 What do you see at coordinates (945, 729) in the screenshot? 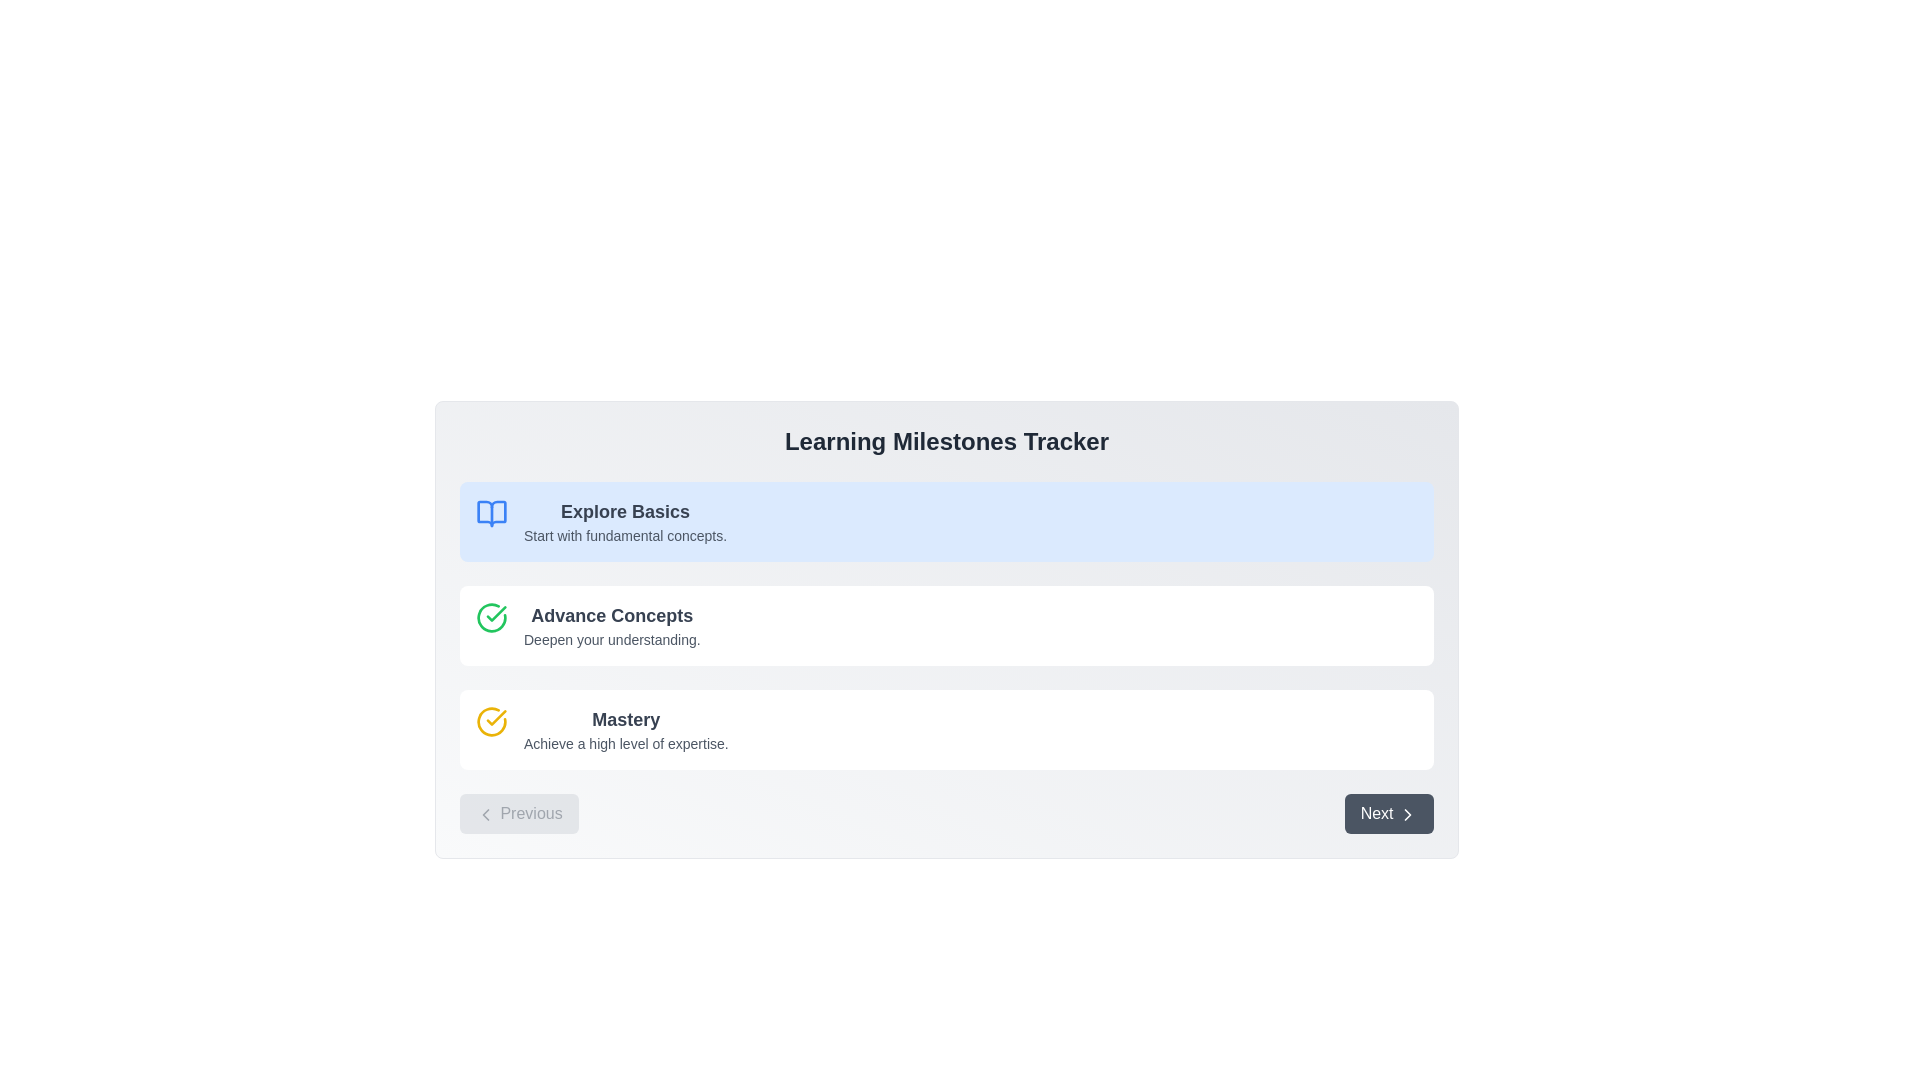
I see `the third informational block in the progress tracker that describes the 'Mastery' milestone` at bounding box center [945, 729].